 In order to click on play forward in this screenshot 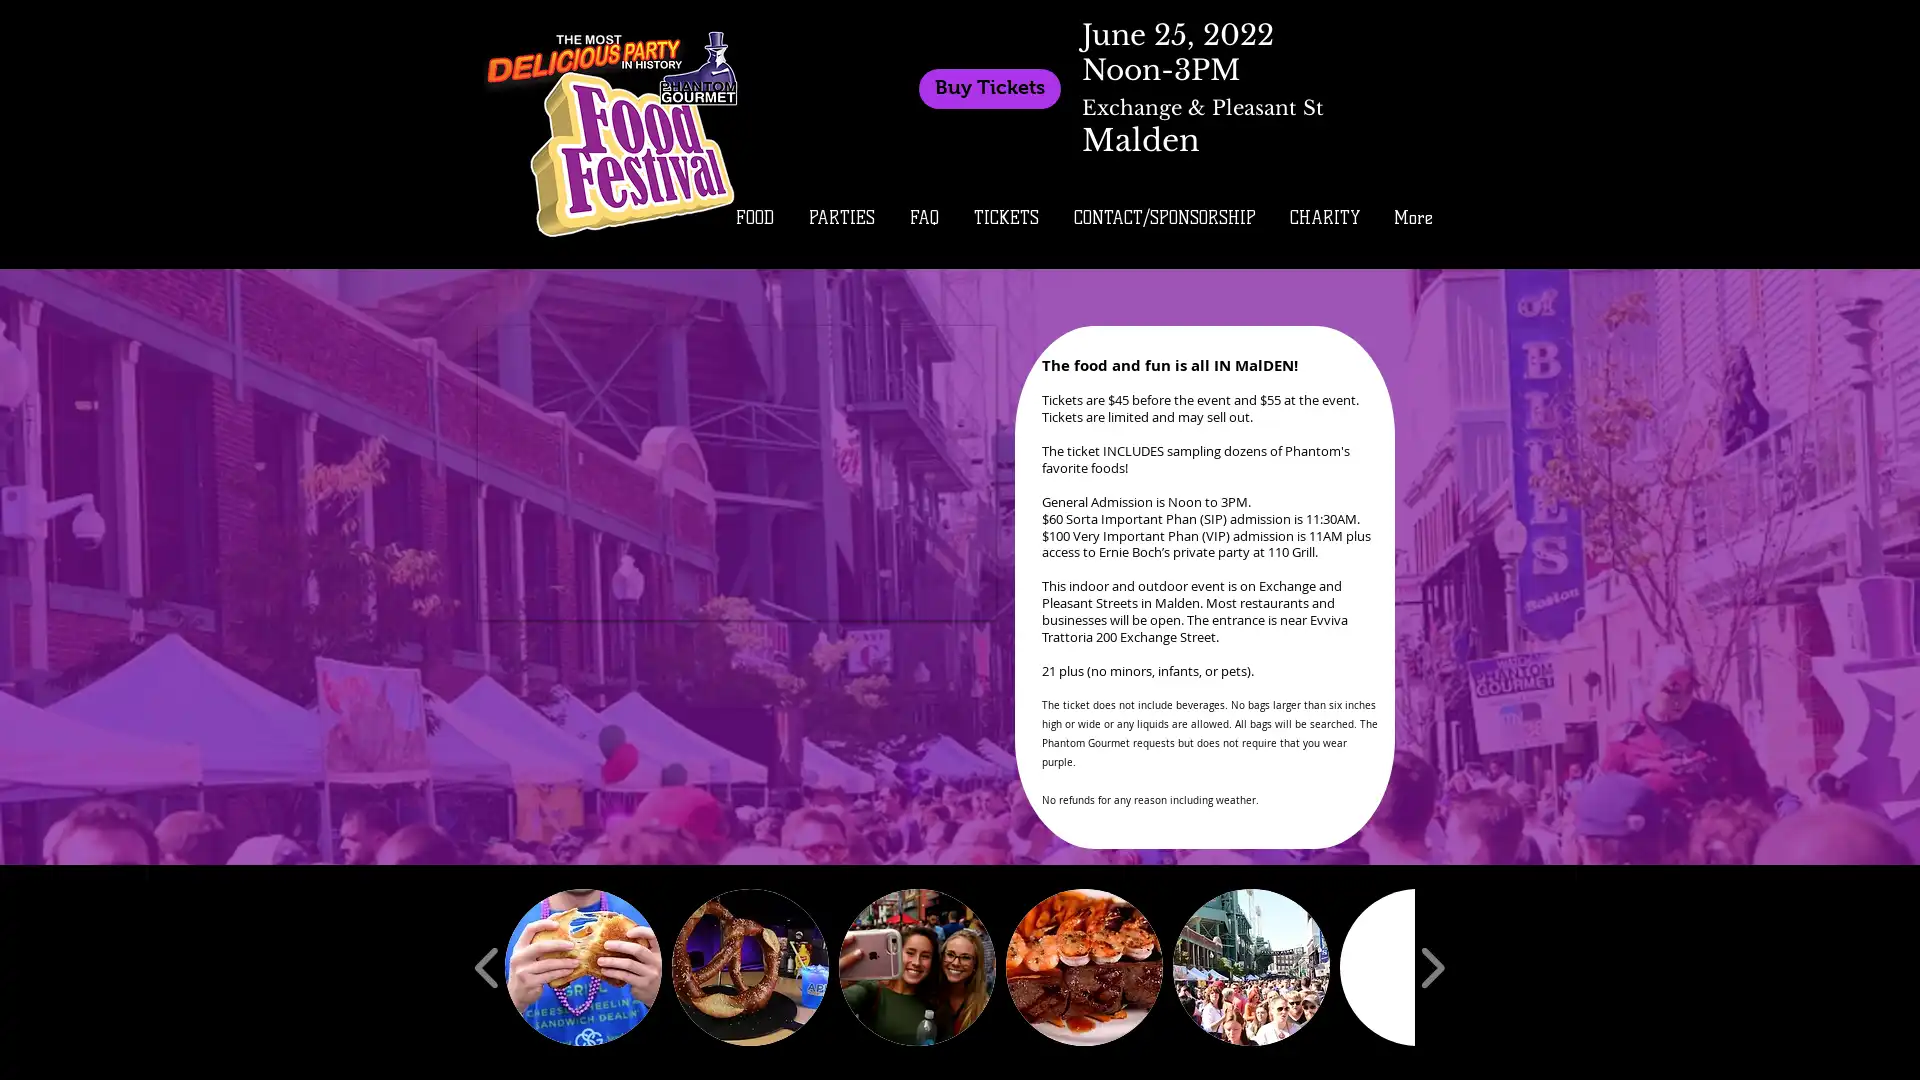, I will do `click(1431, 966)`.